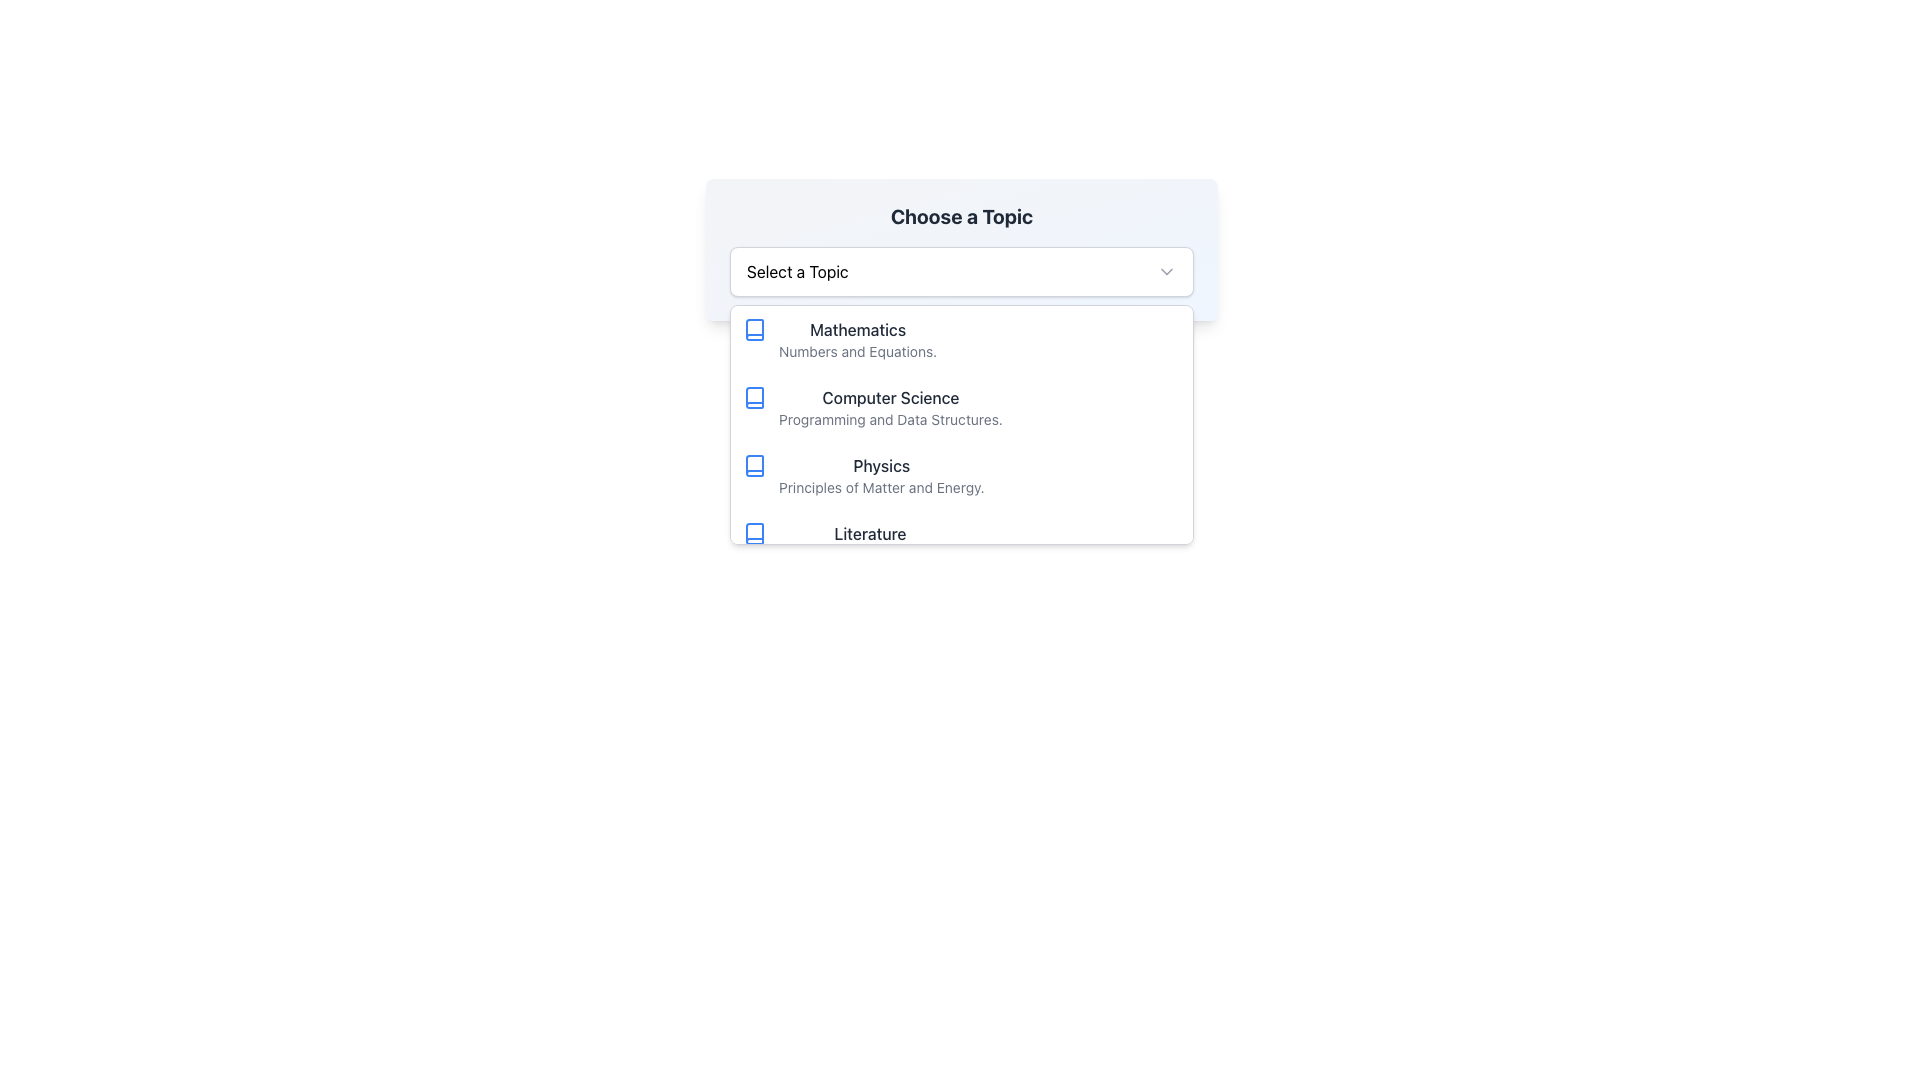 This screenshot has width=1920, height=1080. What do you see at coordinates (880, 488) in the screenshot?
I see `the static text label that reads 'Principles of Matter and Energy', which is located directly below the 'Physics' title in the dropdown menu` at bounding box center [880, 488].